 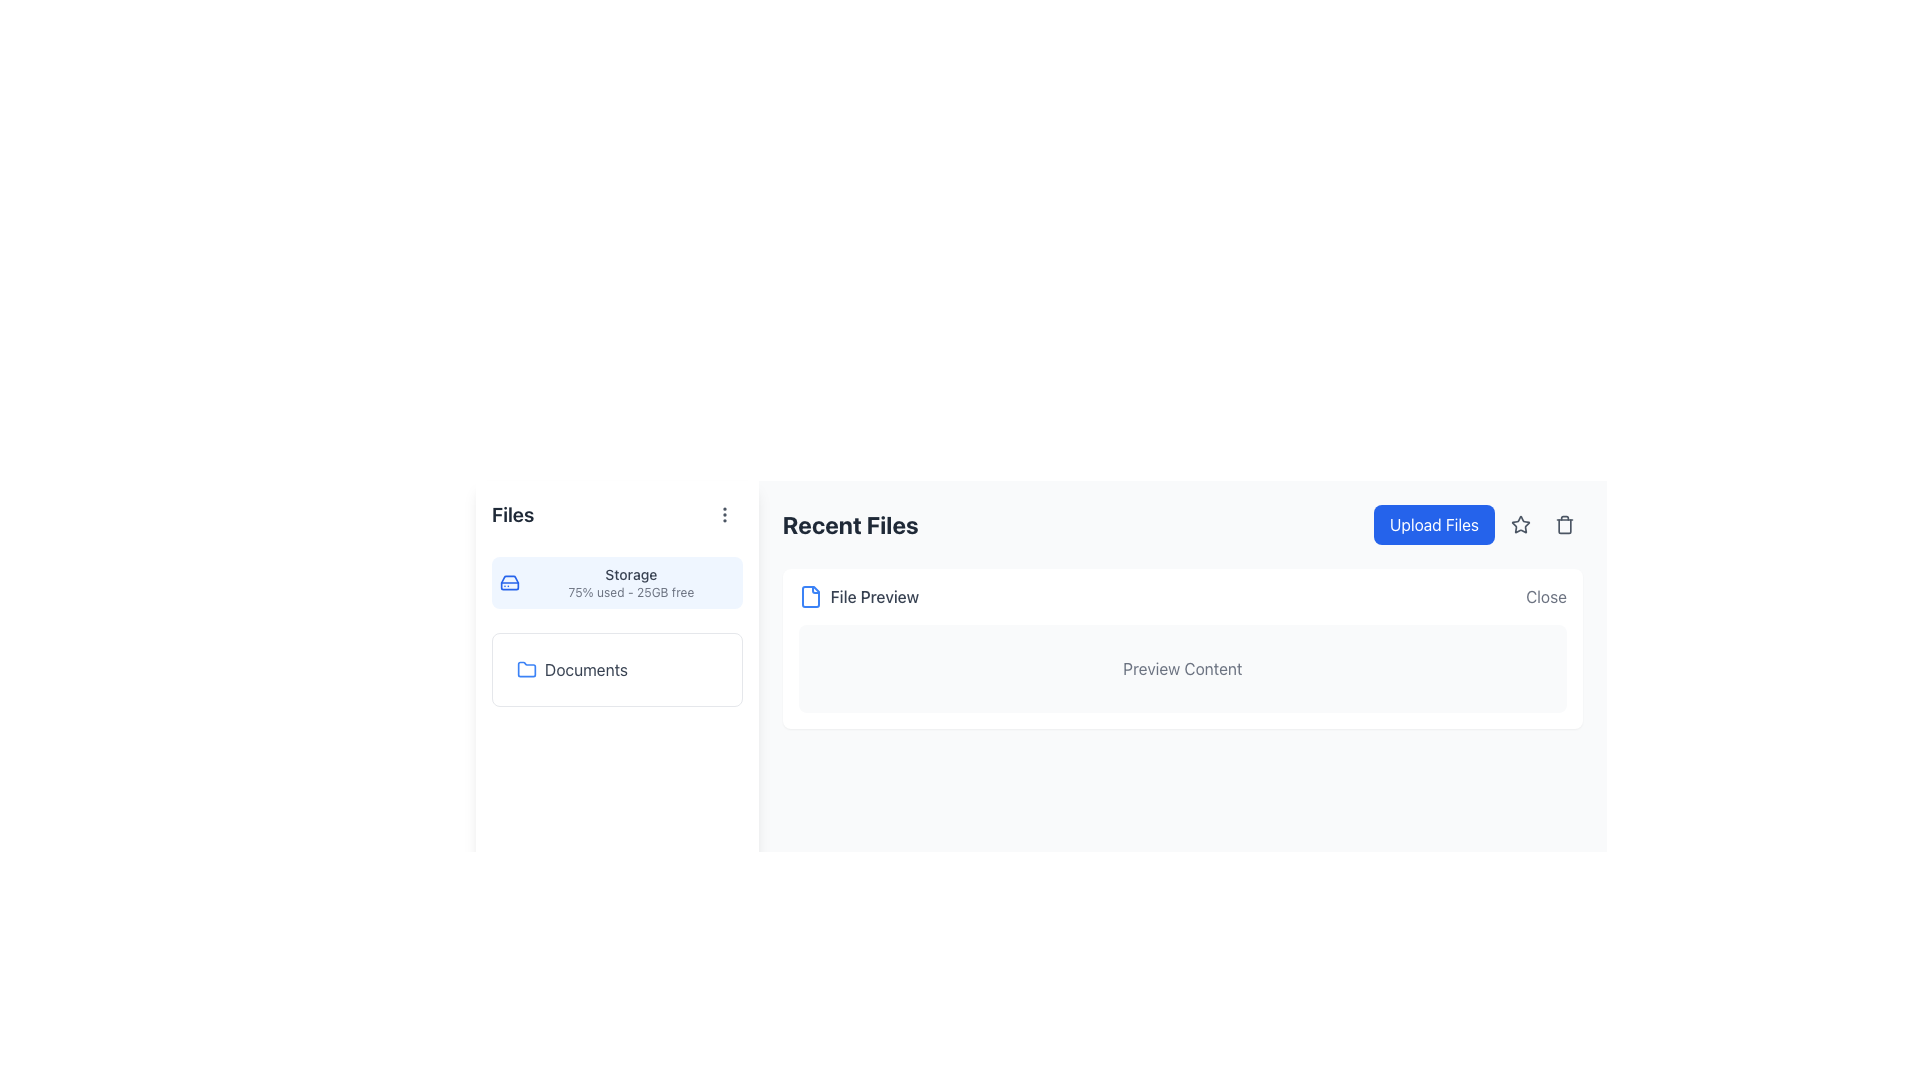 What do you see at coordinates (1563, 523) in the screenshot?
I see `the delete icon button located on the far right of the header section in the 'Recent Files' panel` at bounding box center [1563, 523].